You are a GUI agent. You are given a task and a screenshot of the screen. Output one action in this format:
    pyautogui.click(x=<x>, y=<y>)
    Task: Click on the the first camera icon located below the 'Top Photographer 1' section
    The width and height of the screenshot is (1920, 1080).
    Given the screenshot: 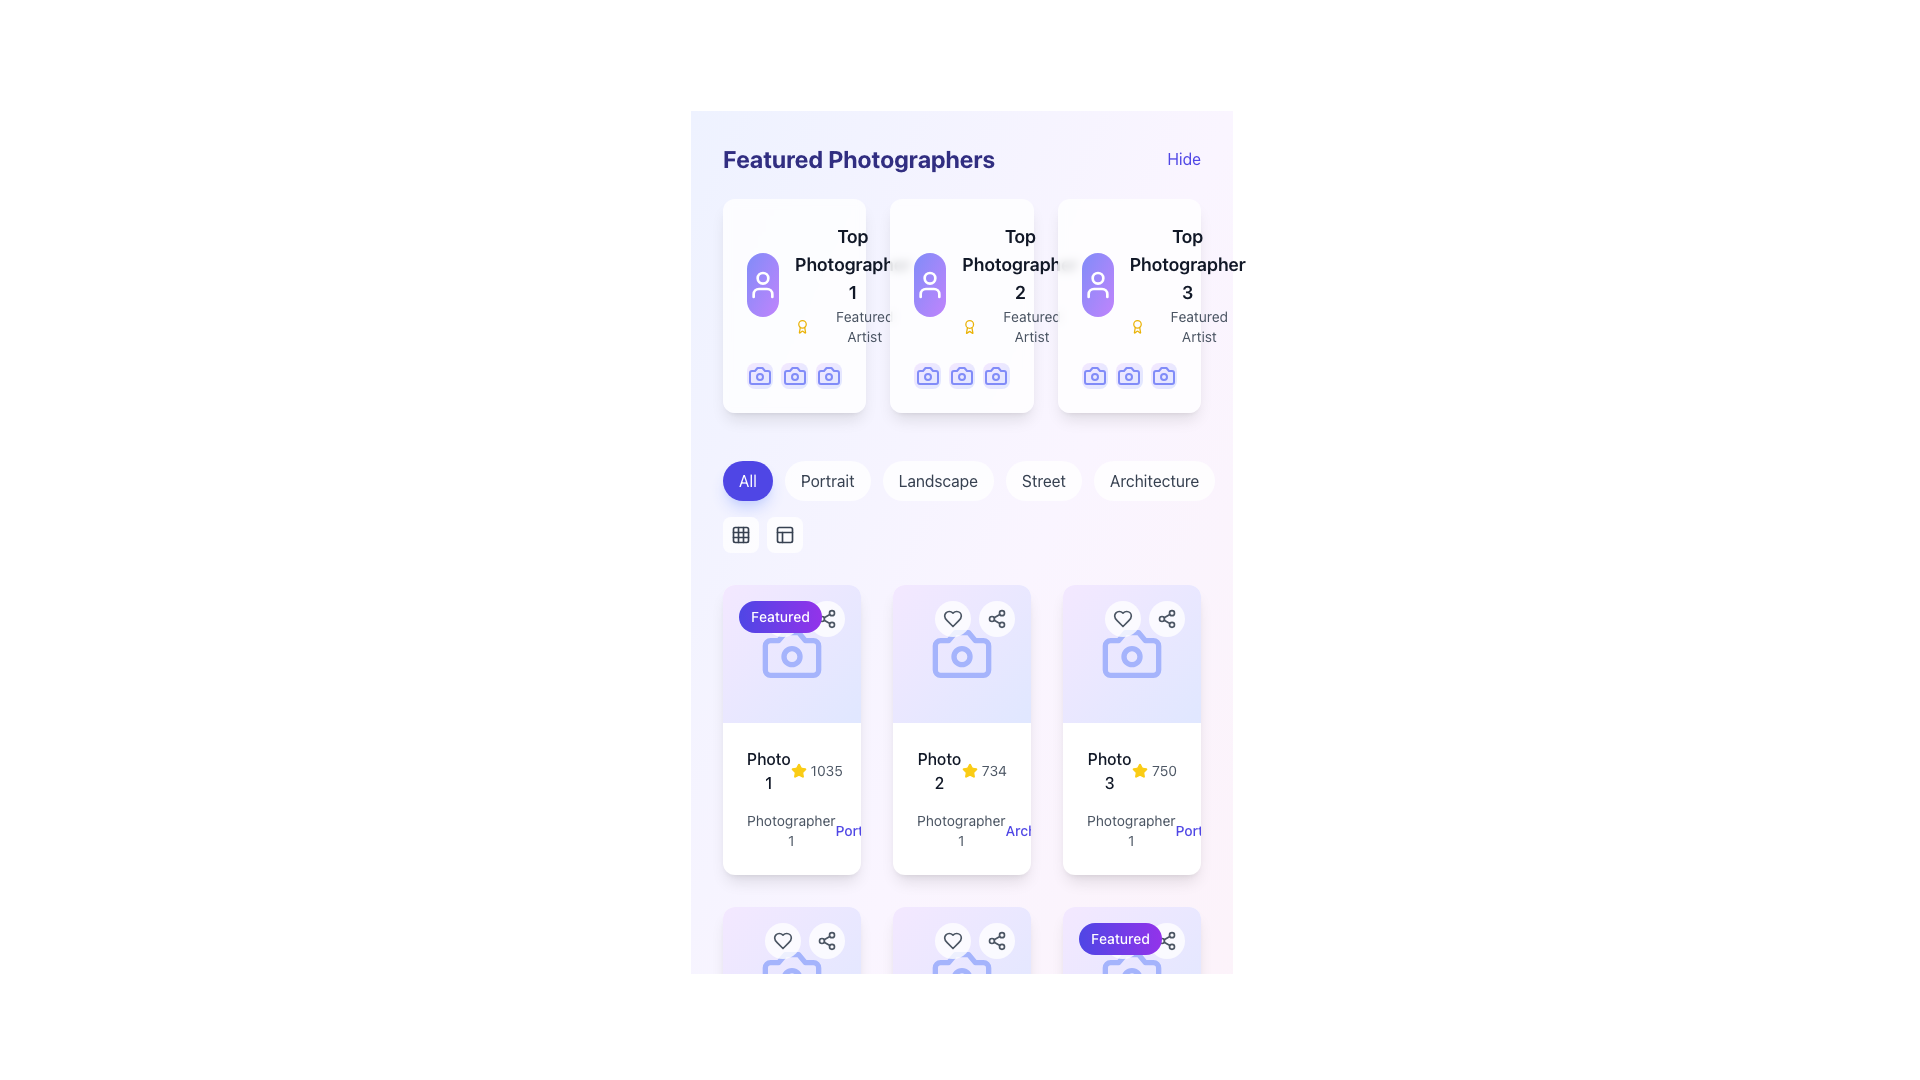 What is the action you would take?
    pyautogui.click(x=759, y=376)
    